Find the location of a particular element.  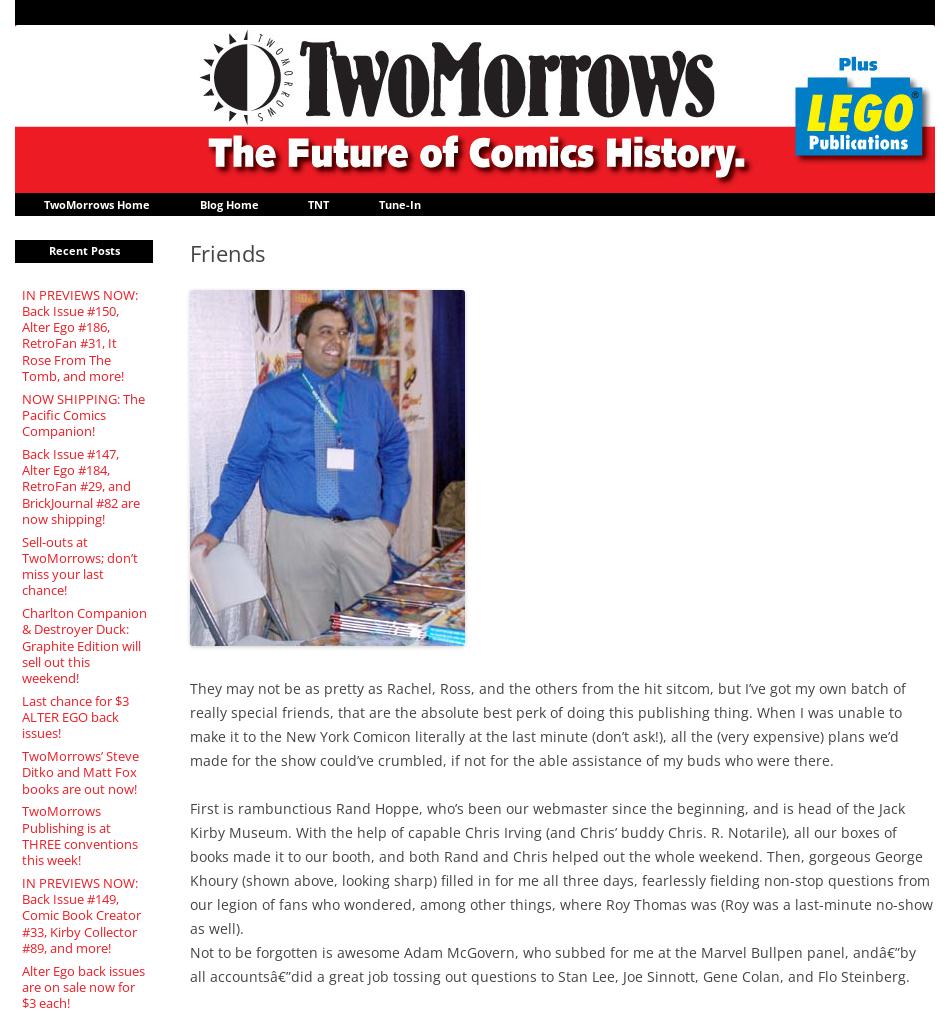

'Back Issue #147, Alter Ego #184, RetroFan #29, and BrickJournal #82 are now shipping!' is located at coordinates (79, 484).